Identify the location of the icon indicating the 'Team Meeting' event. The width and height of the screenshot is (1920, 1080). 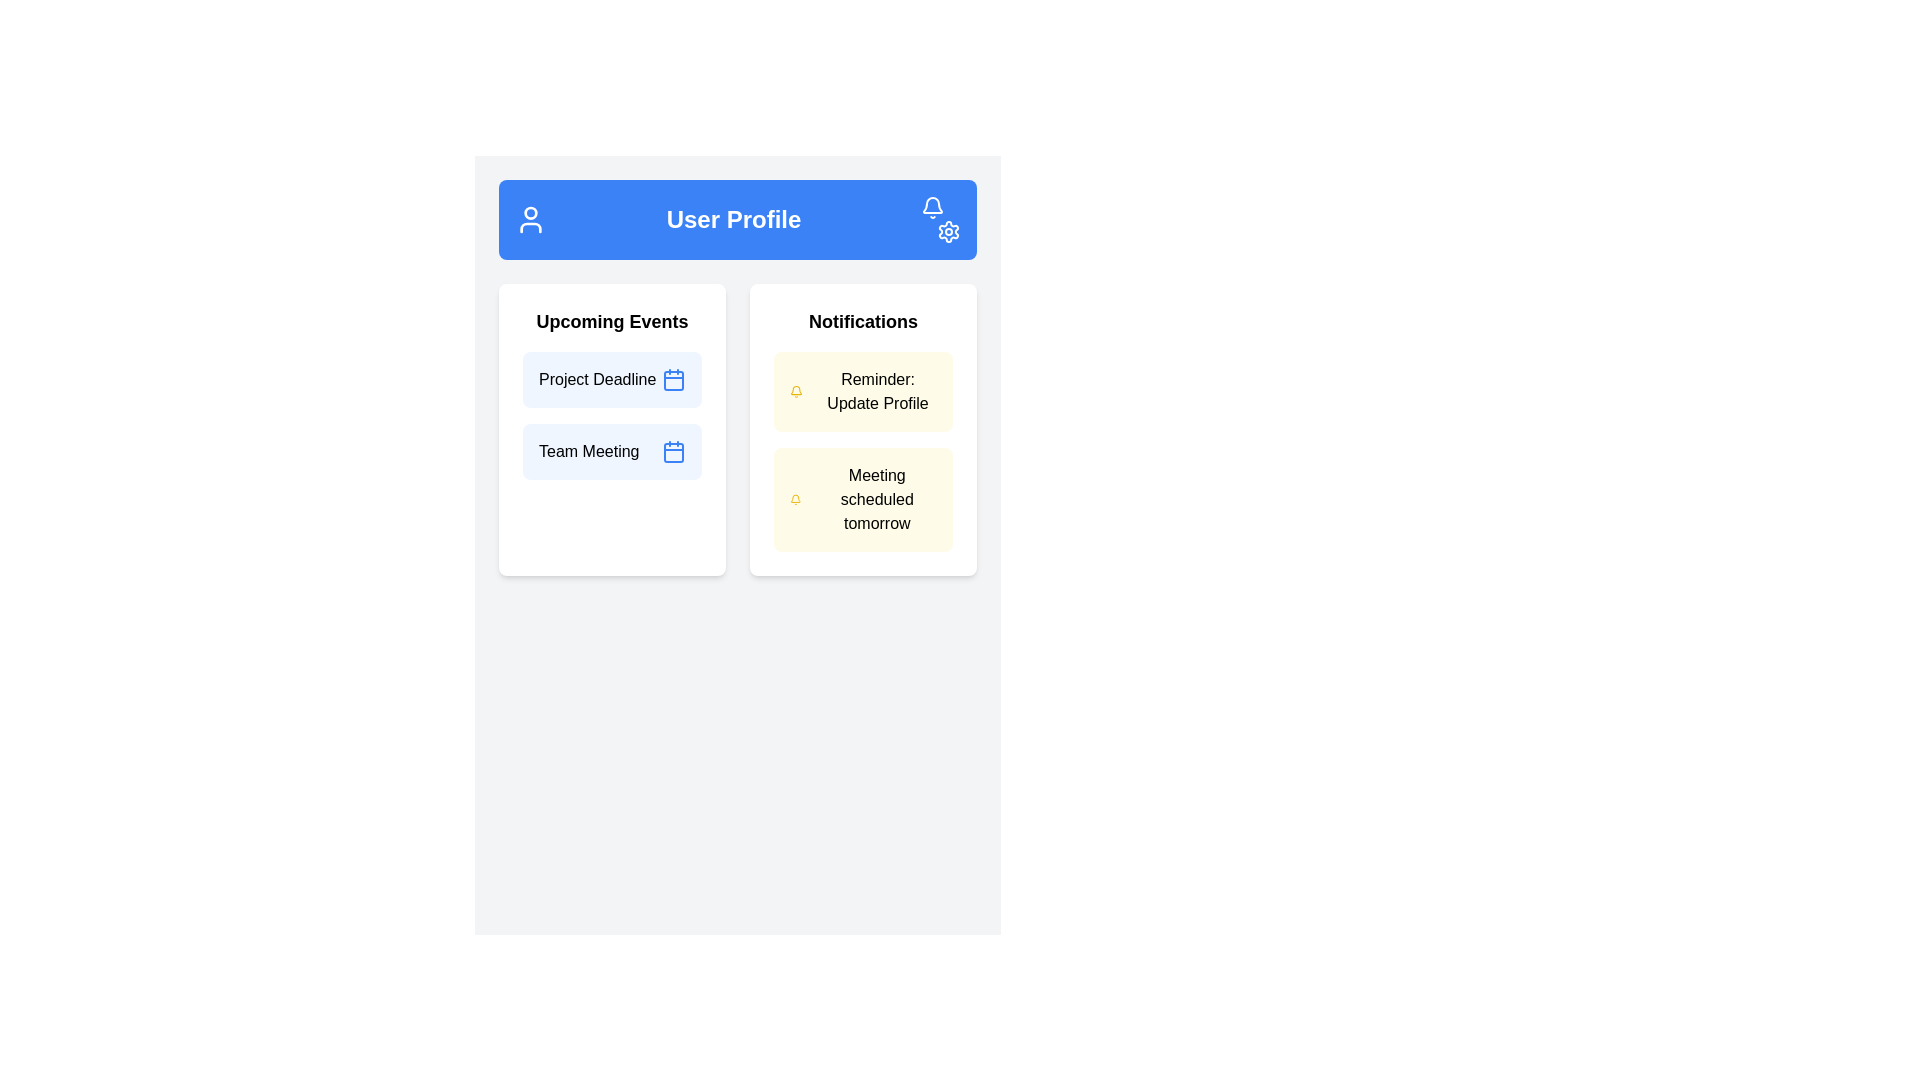
(673, 451).